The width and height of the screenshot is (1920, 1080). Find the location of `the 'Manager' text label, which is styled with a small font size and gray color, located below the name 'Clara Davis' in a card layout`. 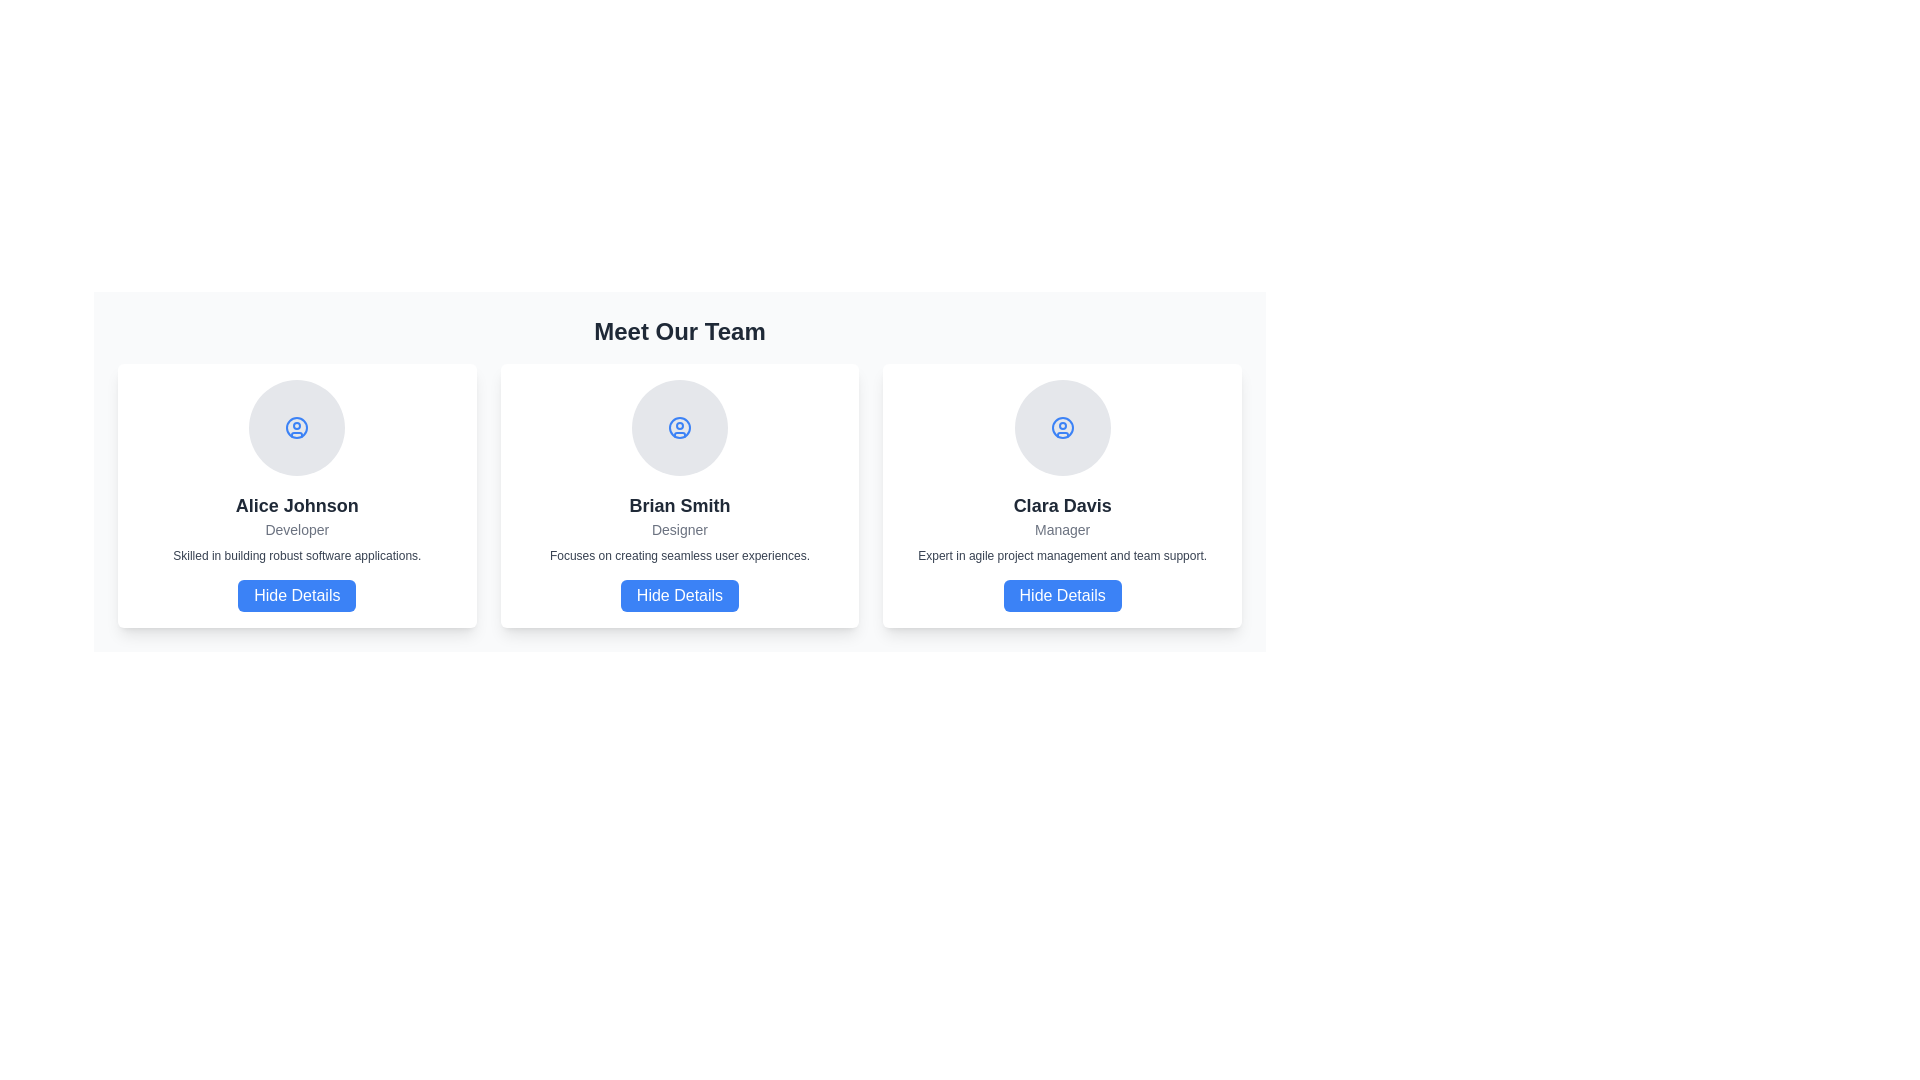

the 'Manager' text label, which is styled with a small font size and gray color, located below the name 'Clara Davis' in a card layout is located at coordinates (1061, 528).